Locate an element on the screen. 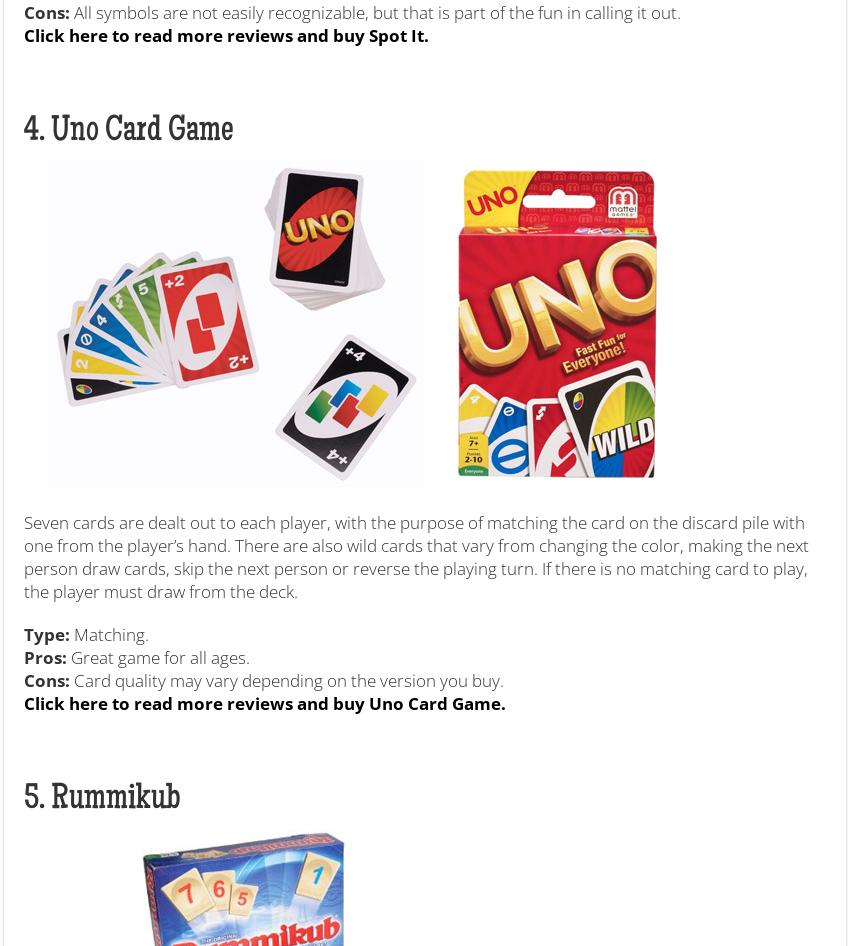 The width and height of the screenshot is (850, 946). 'Type:' is located at coordinates (47, 633).